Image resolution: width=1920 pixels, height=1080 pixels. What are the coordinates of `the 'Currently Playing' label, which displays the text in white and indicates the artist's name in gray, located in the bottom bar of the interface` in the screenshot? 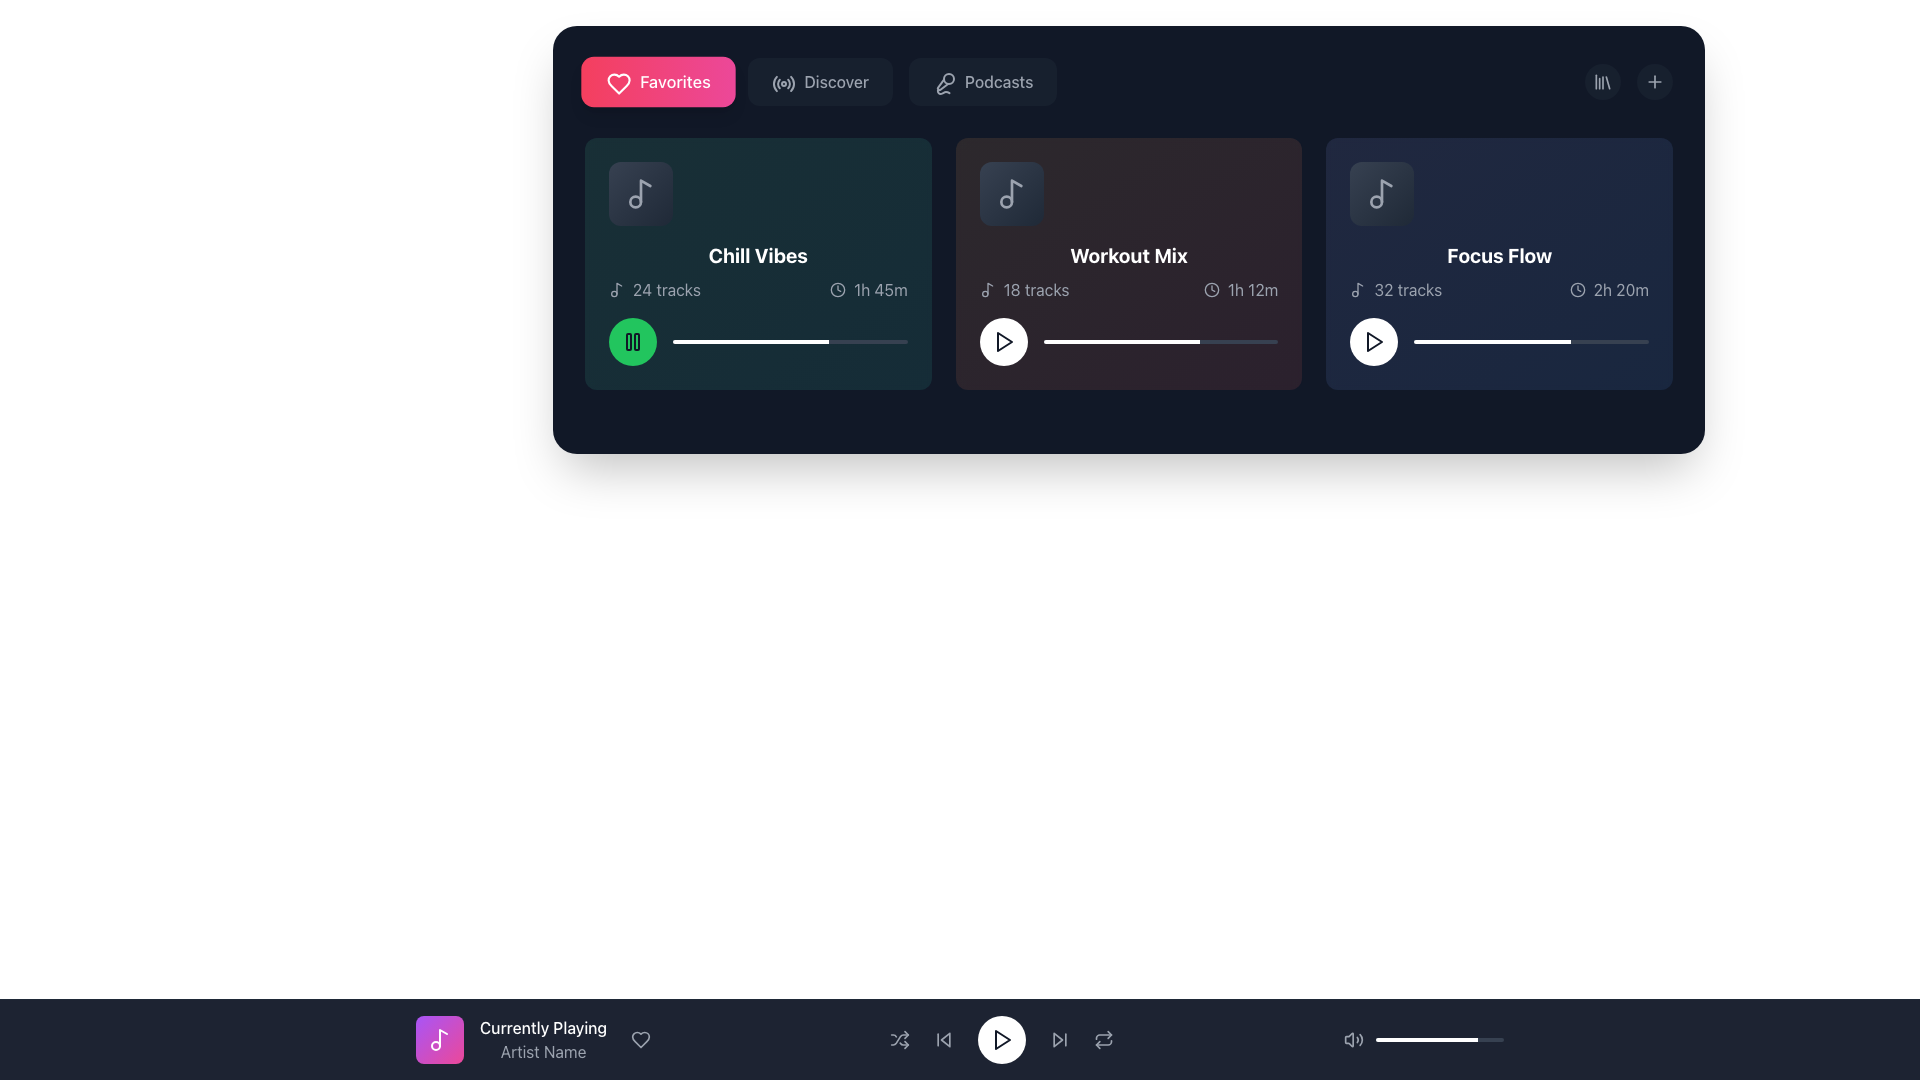 It's located at (960, 1039).